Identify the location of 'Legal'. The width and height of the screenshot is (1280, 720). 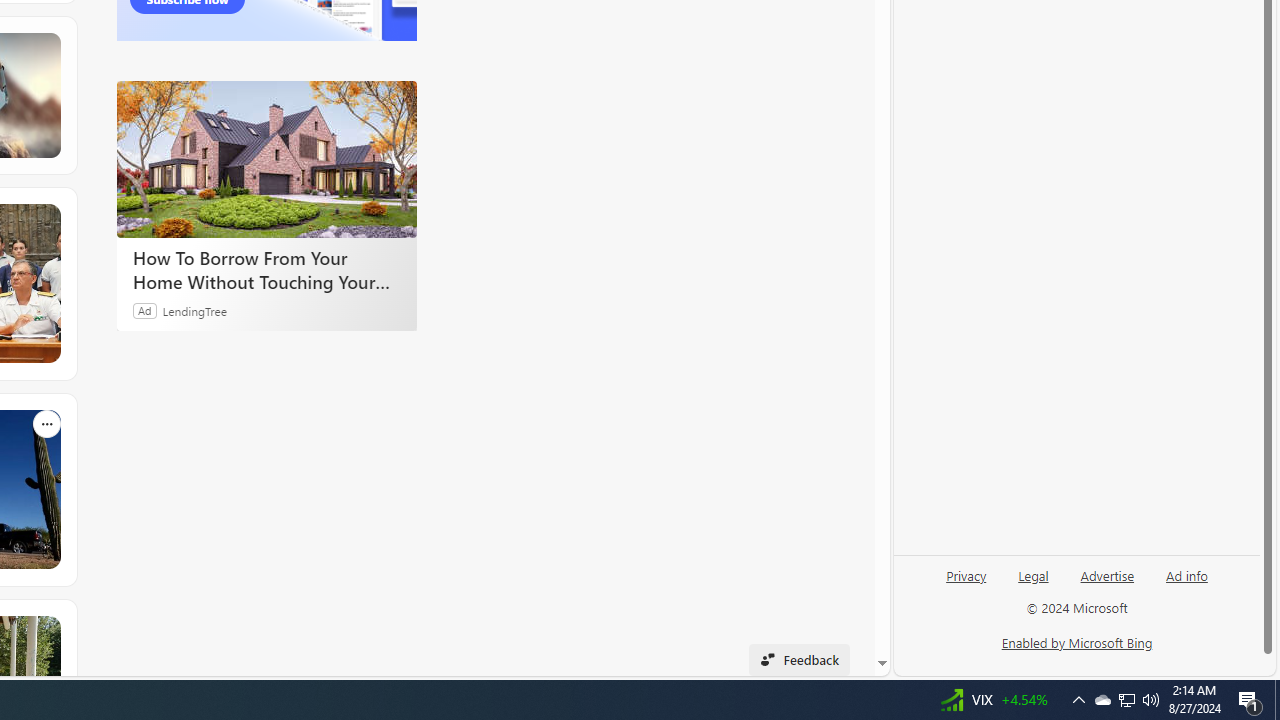
(1033, 574).